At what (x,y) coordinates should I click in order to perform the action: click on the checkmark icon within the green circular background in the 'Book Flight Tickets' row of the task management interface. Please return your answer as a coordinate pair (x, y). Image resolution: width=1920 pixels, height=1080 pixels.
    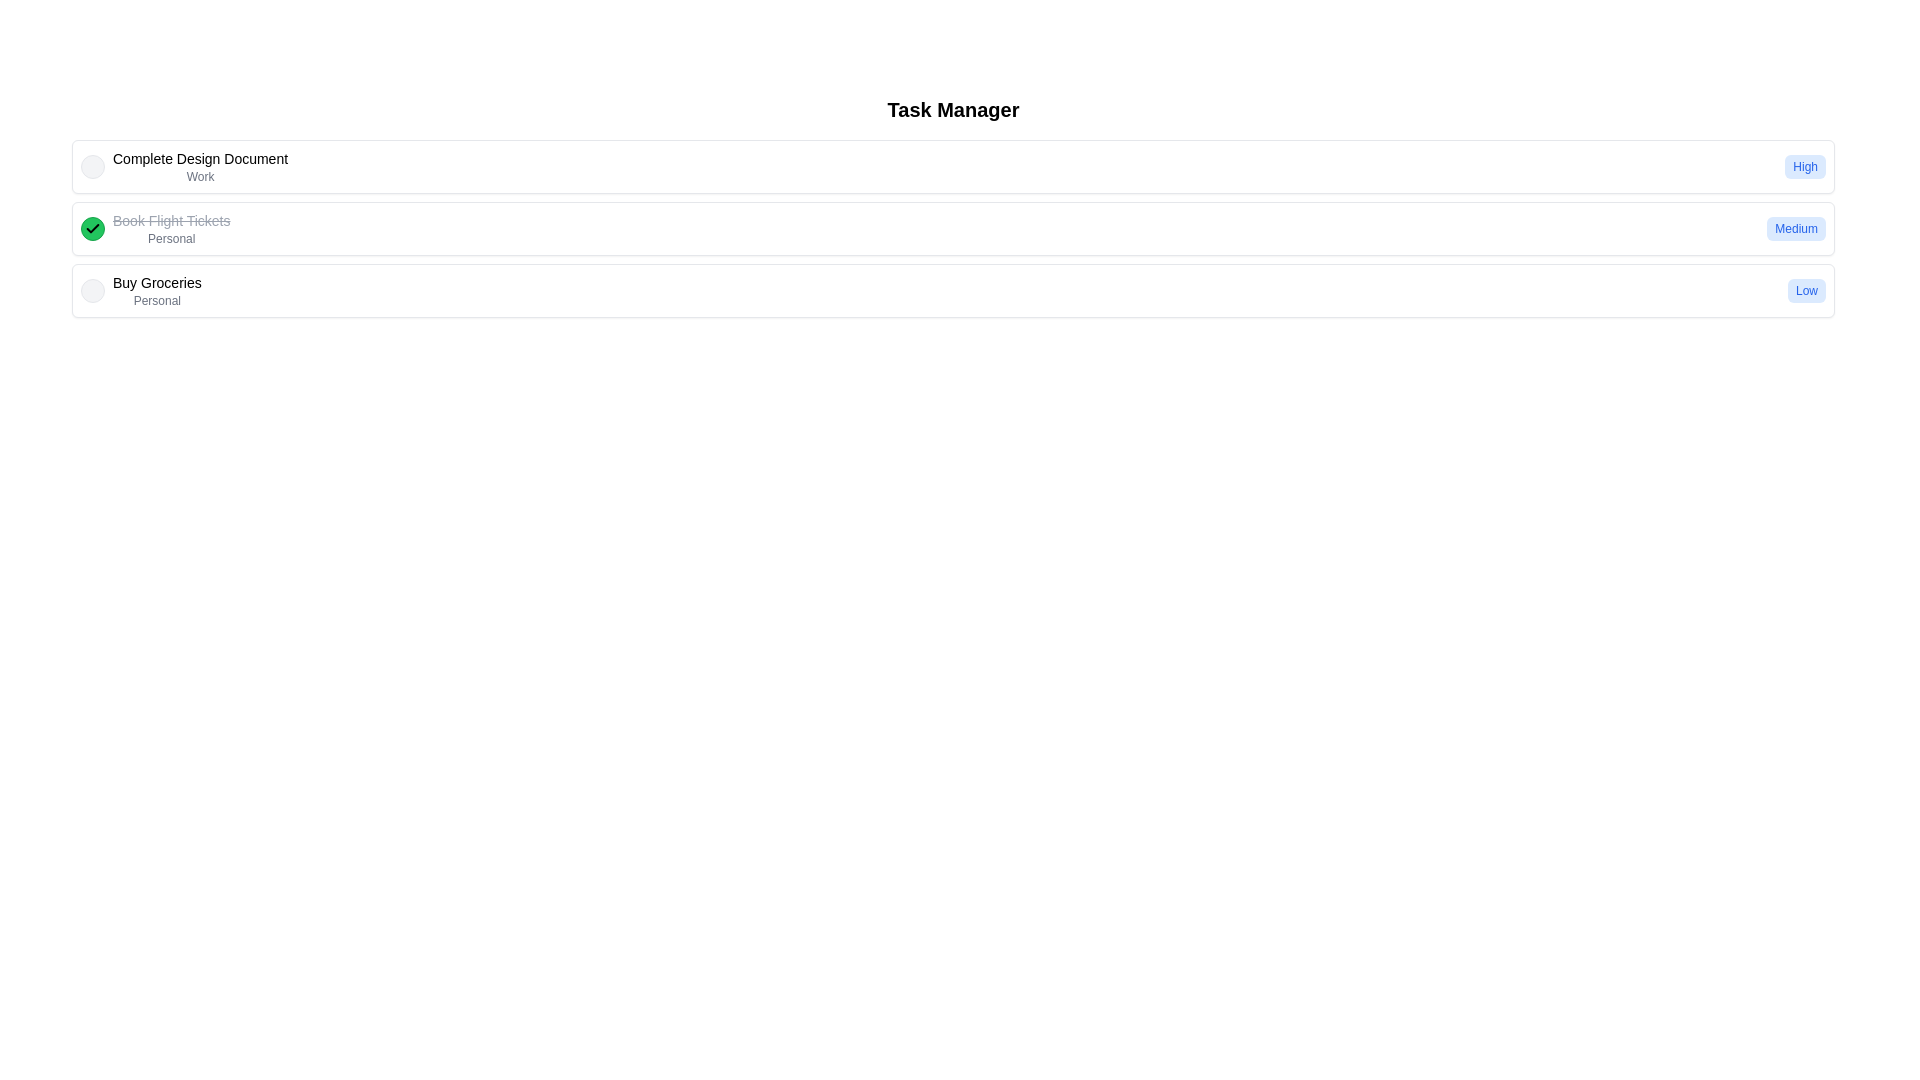
    Looking at the image, I should click on (91, 227).